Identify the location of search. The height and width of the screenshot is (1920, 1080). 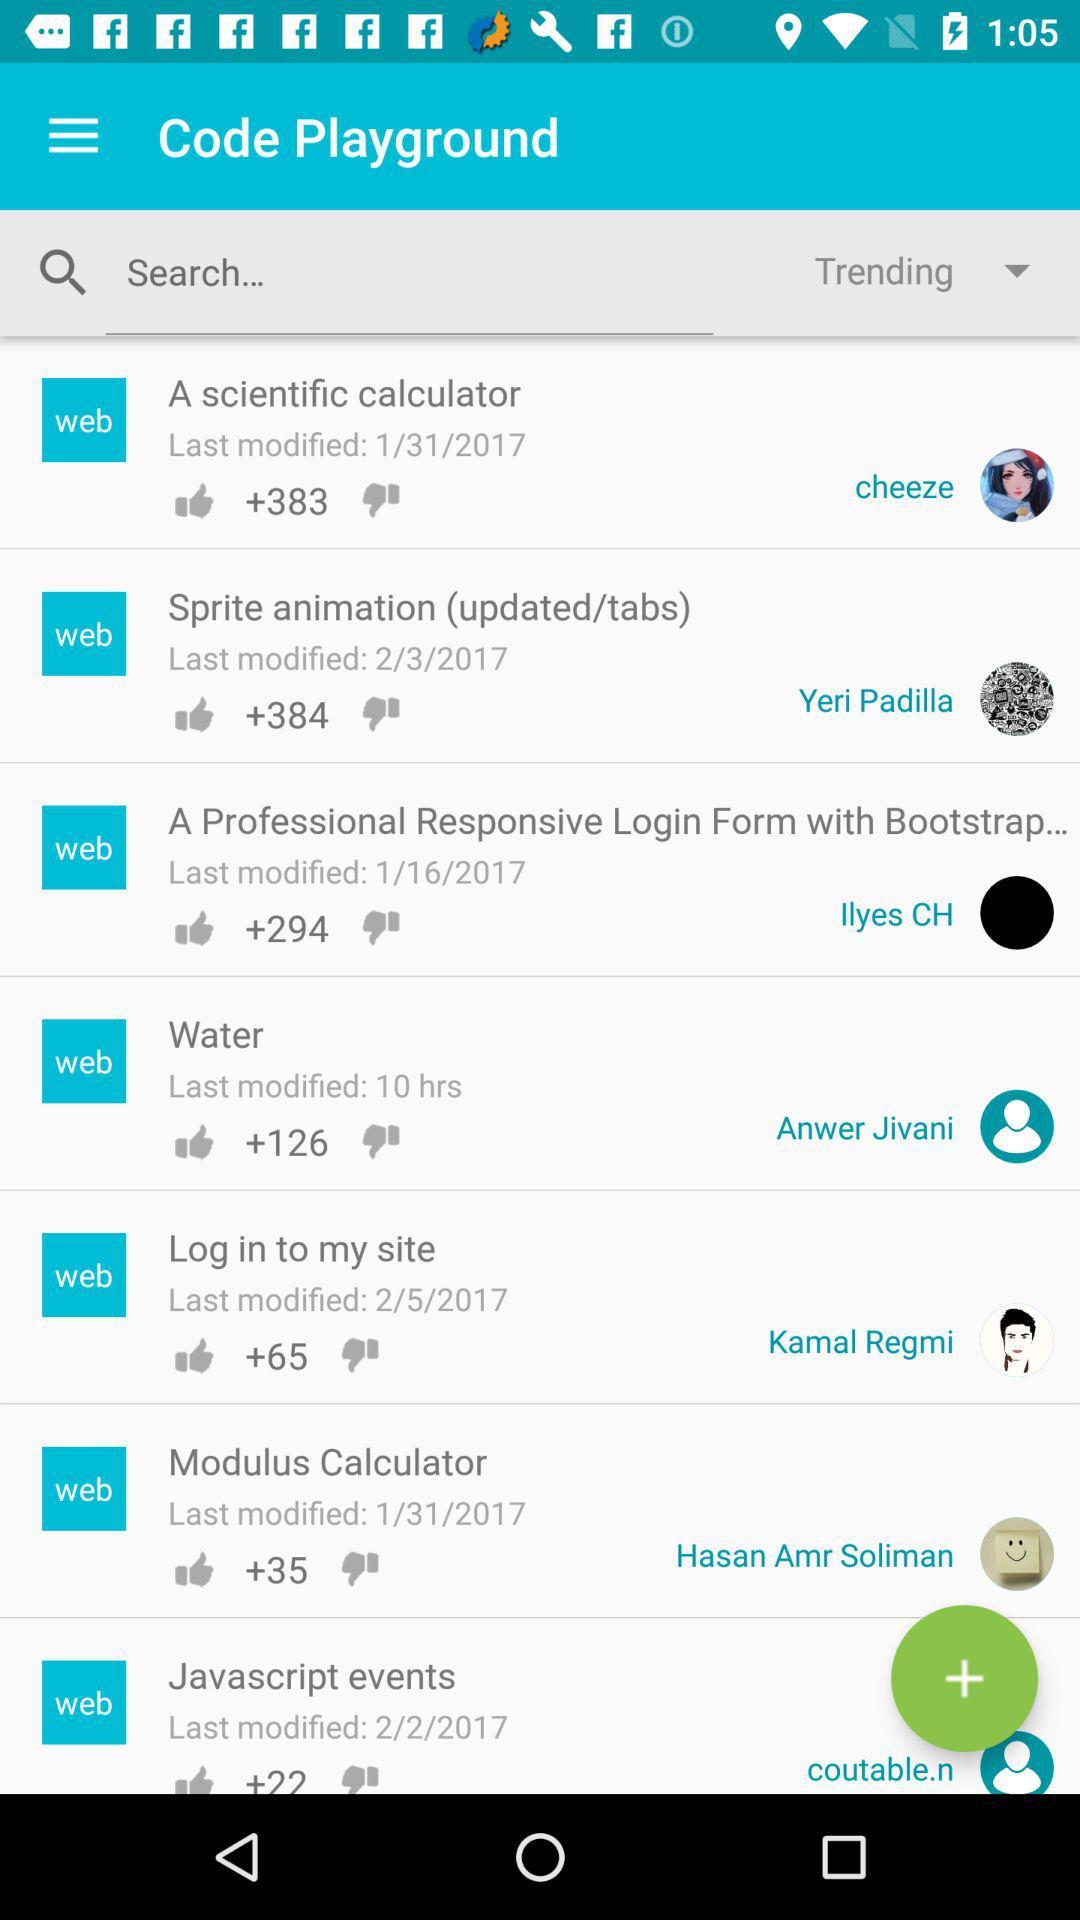
(408, 270).